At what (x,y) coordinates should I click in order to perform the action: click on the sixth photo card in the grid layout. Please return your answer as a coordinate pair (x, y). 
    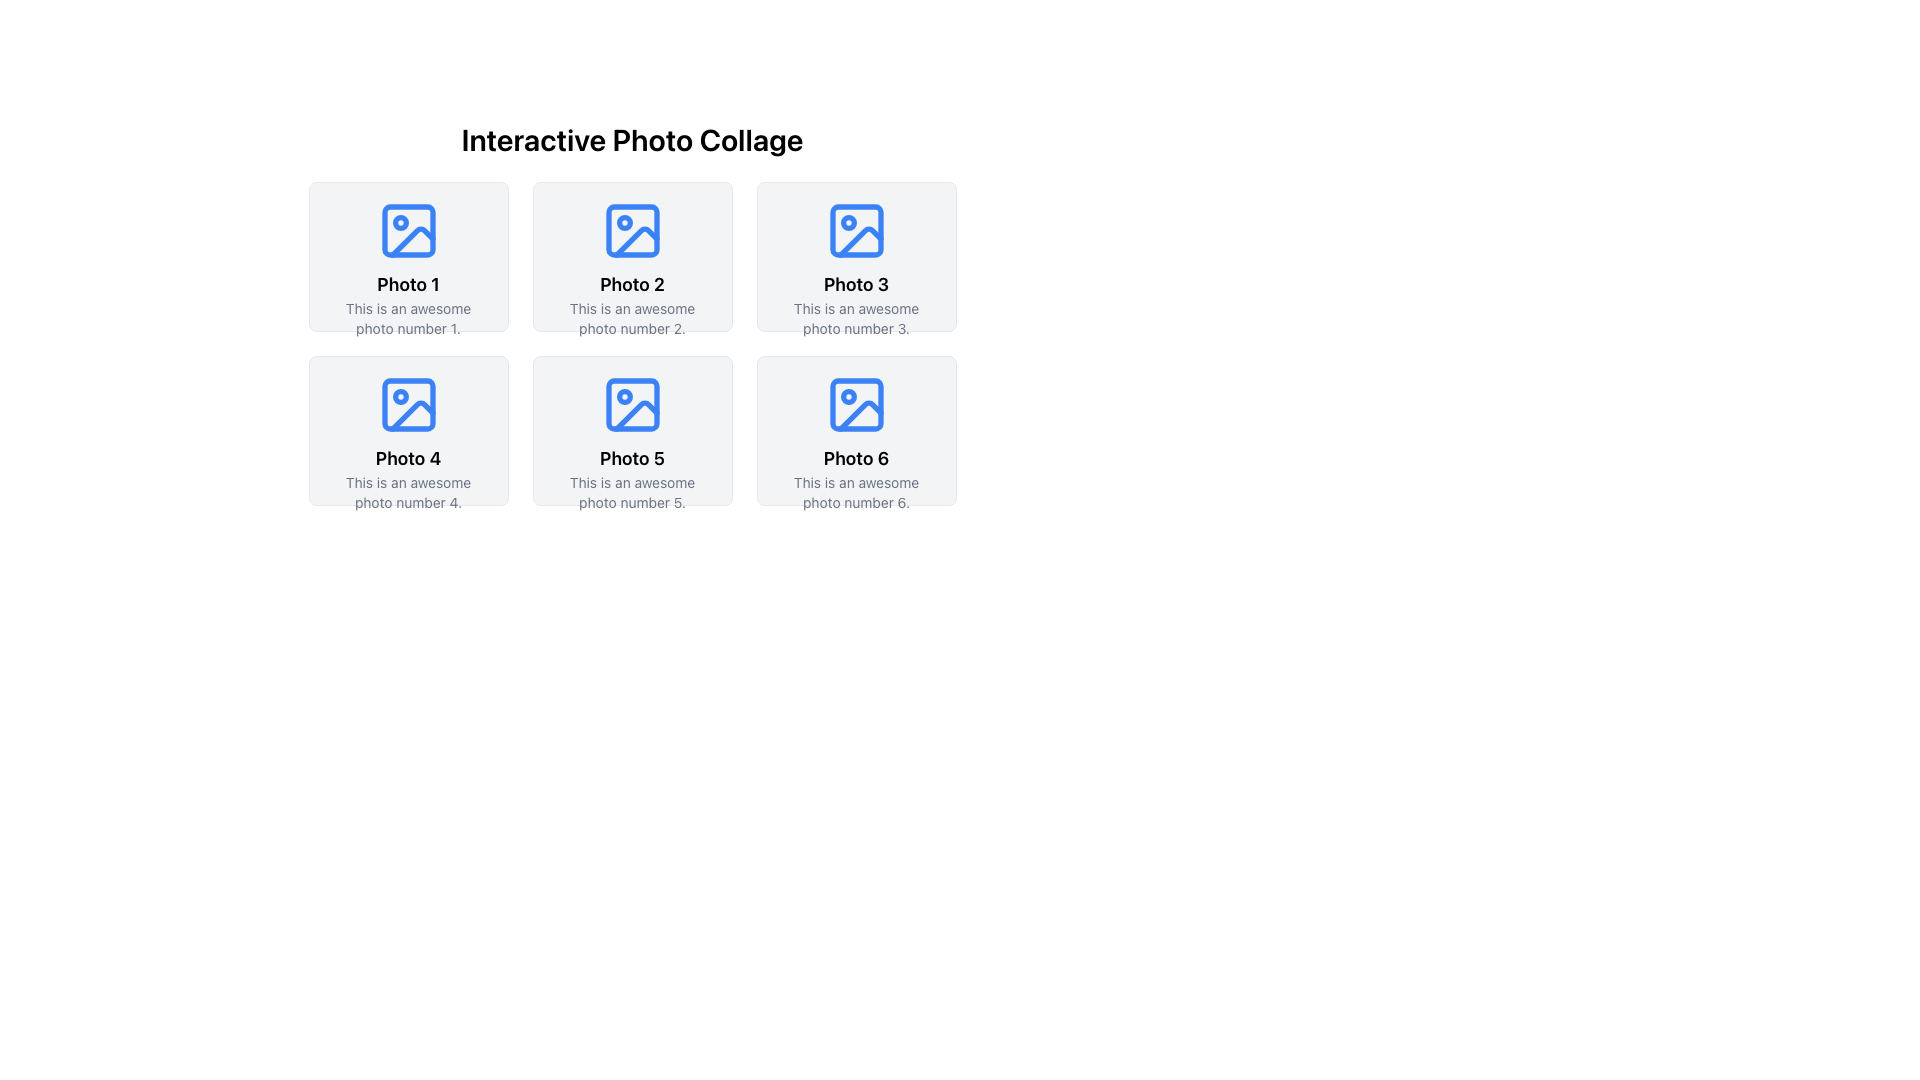
    Looking at the image, I should click on (856, 430).